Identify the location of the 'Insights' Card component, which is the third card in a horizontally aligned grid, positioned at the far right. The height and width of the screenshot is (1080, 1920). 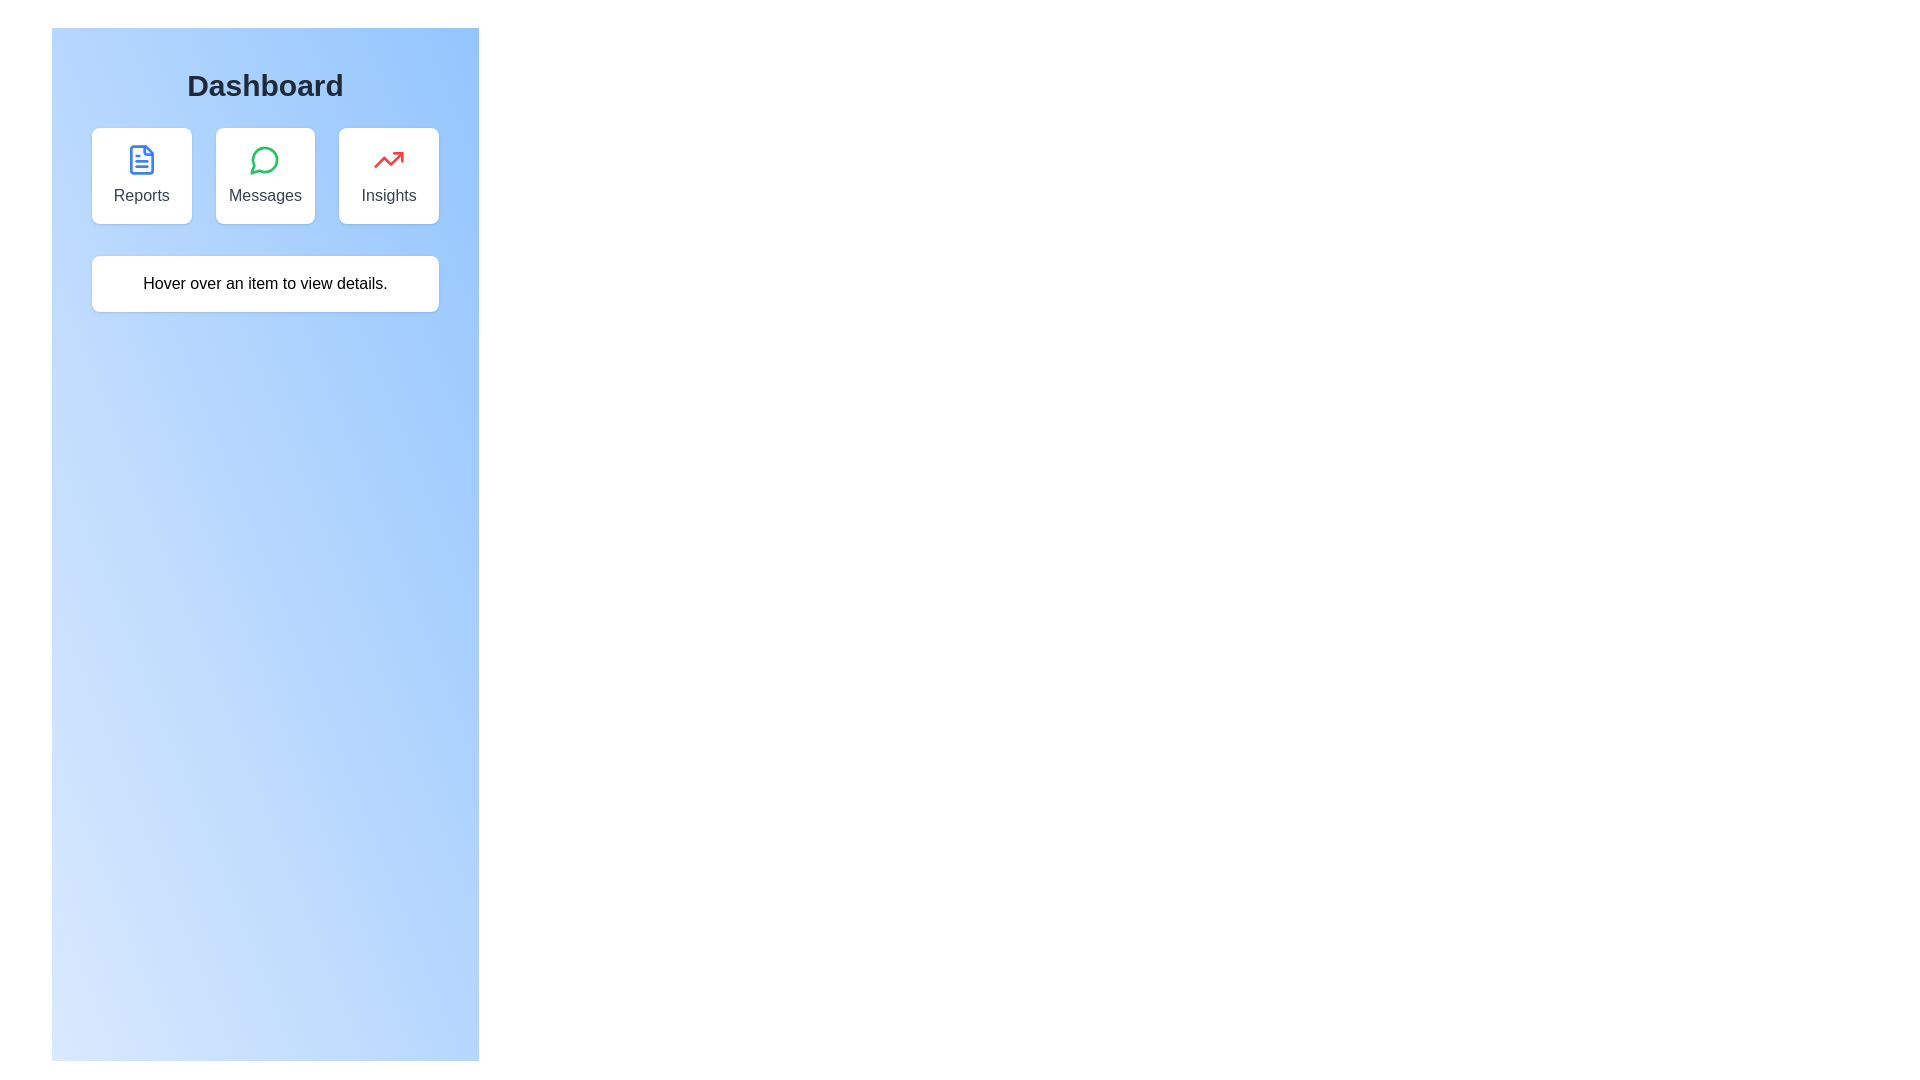
(389, 175).